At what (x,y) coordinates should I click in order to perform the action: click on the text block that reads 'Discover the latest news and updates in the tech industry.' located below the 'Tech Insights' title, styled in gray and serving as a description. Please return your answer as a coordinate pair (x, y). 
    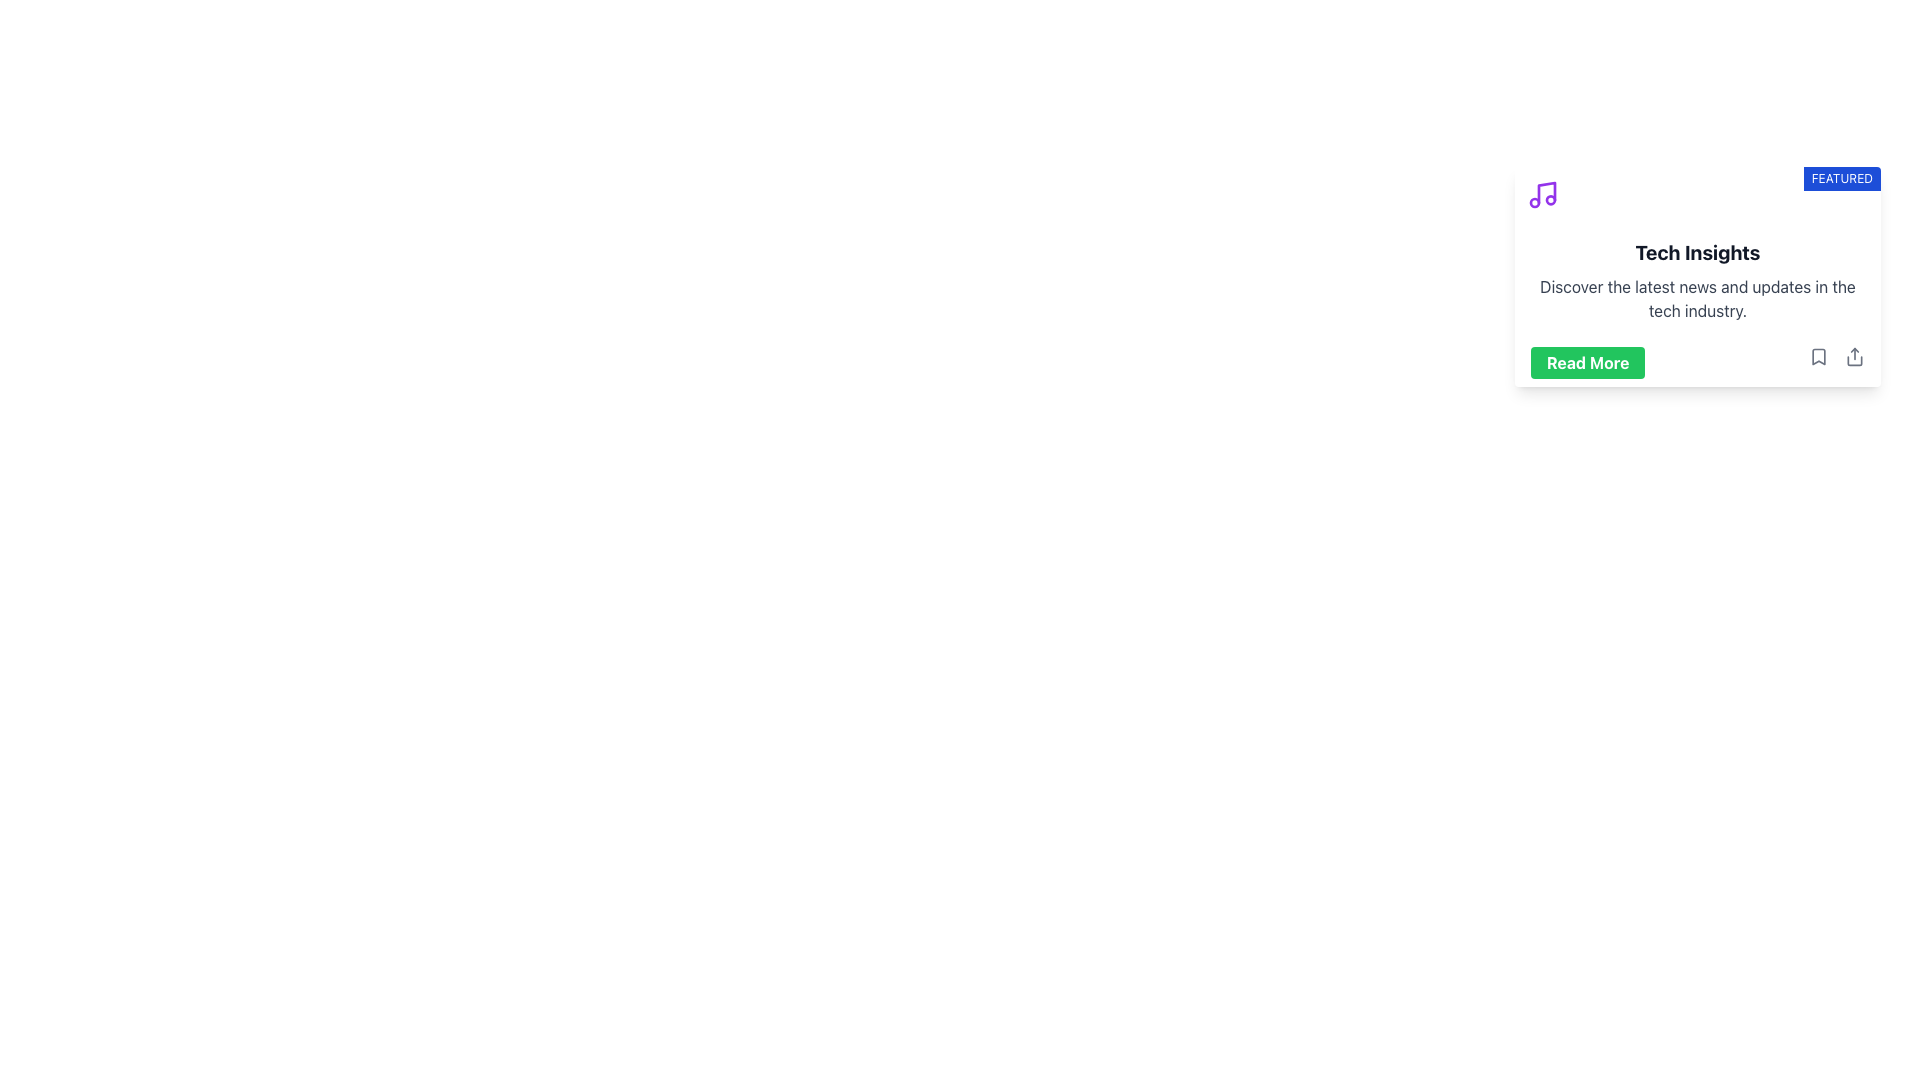
    Looking at the image, I should click on (1697, 299).